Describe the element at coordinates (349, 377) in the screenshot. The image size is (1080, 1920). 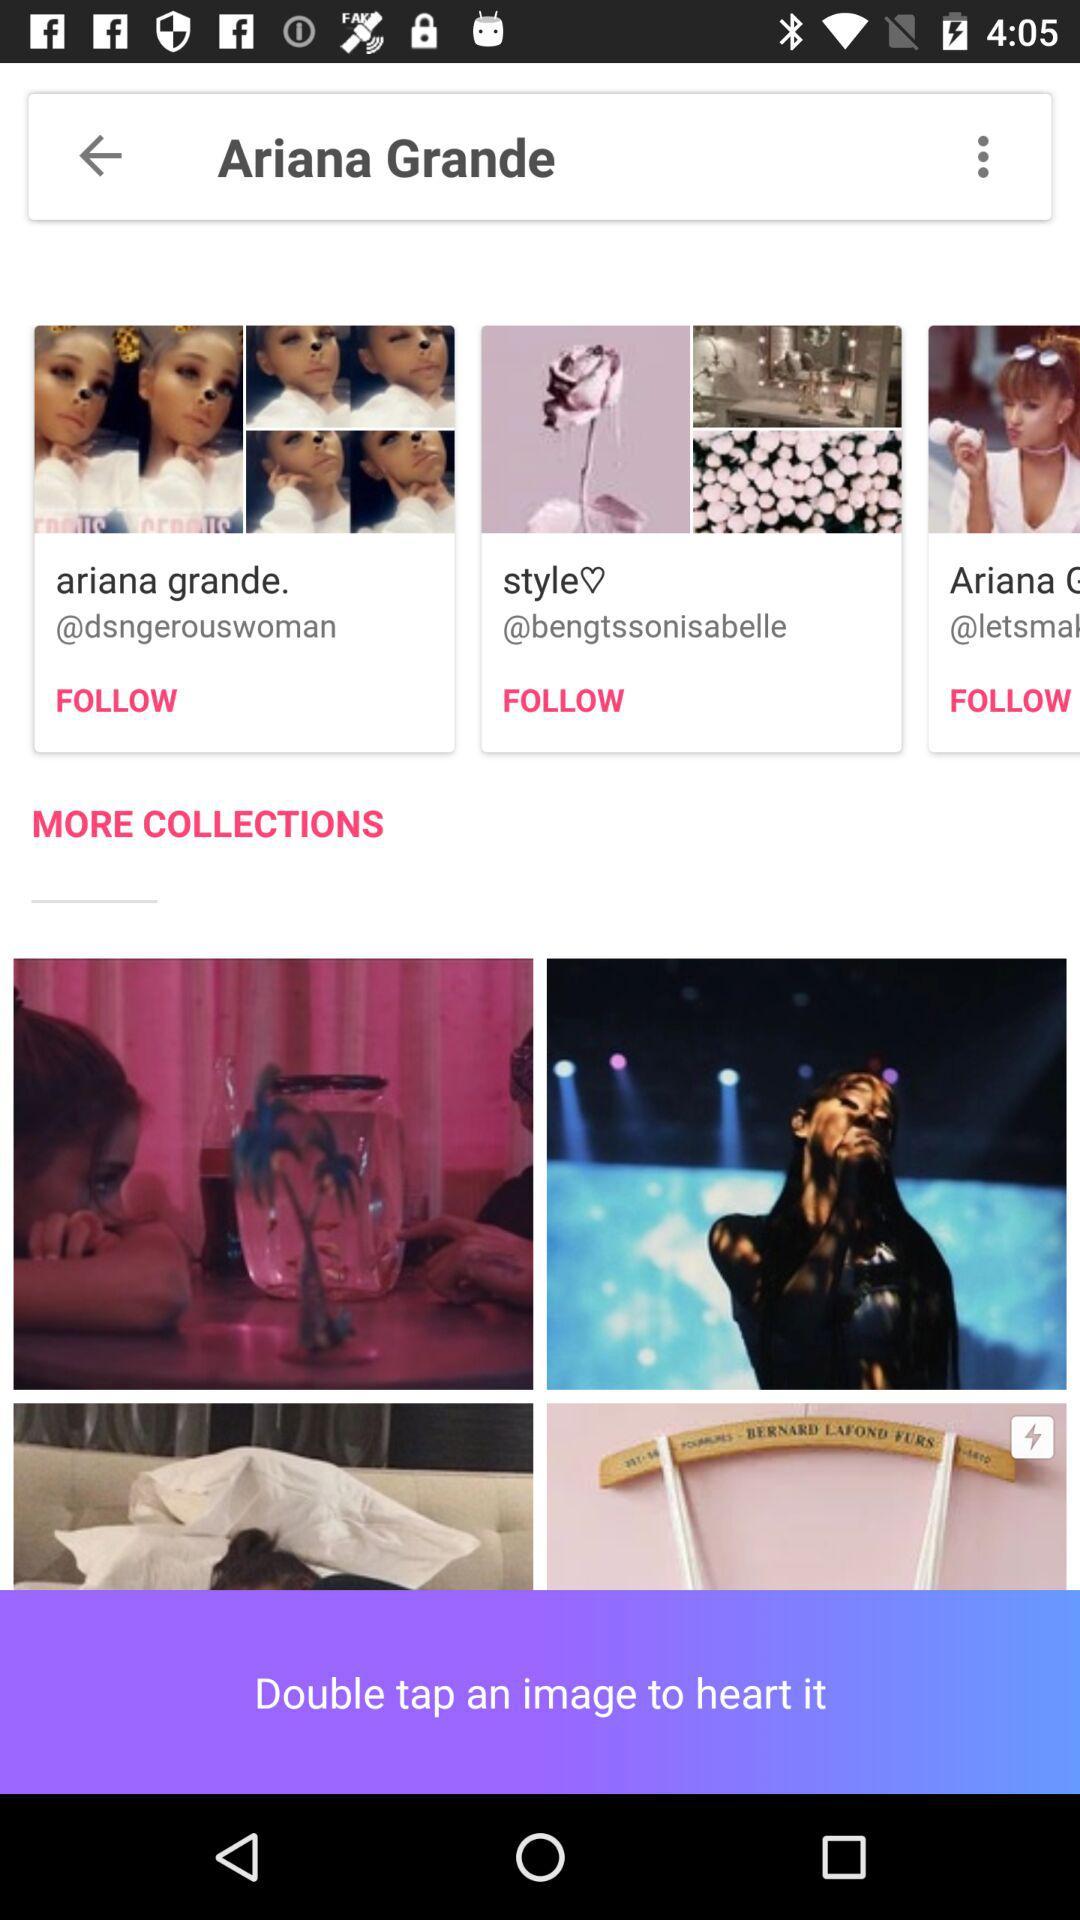
I see `second image in the first option` at that location.